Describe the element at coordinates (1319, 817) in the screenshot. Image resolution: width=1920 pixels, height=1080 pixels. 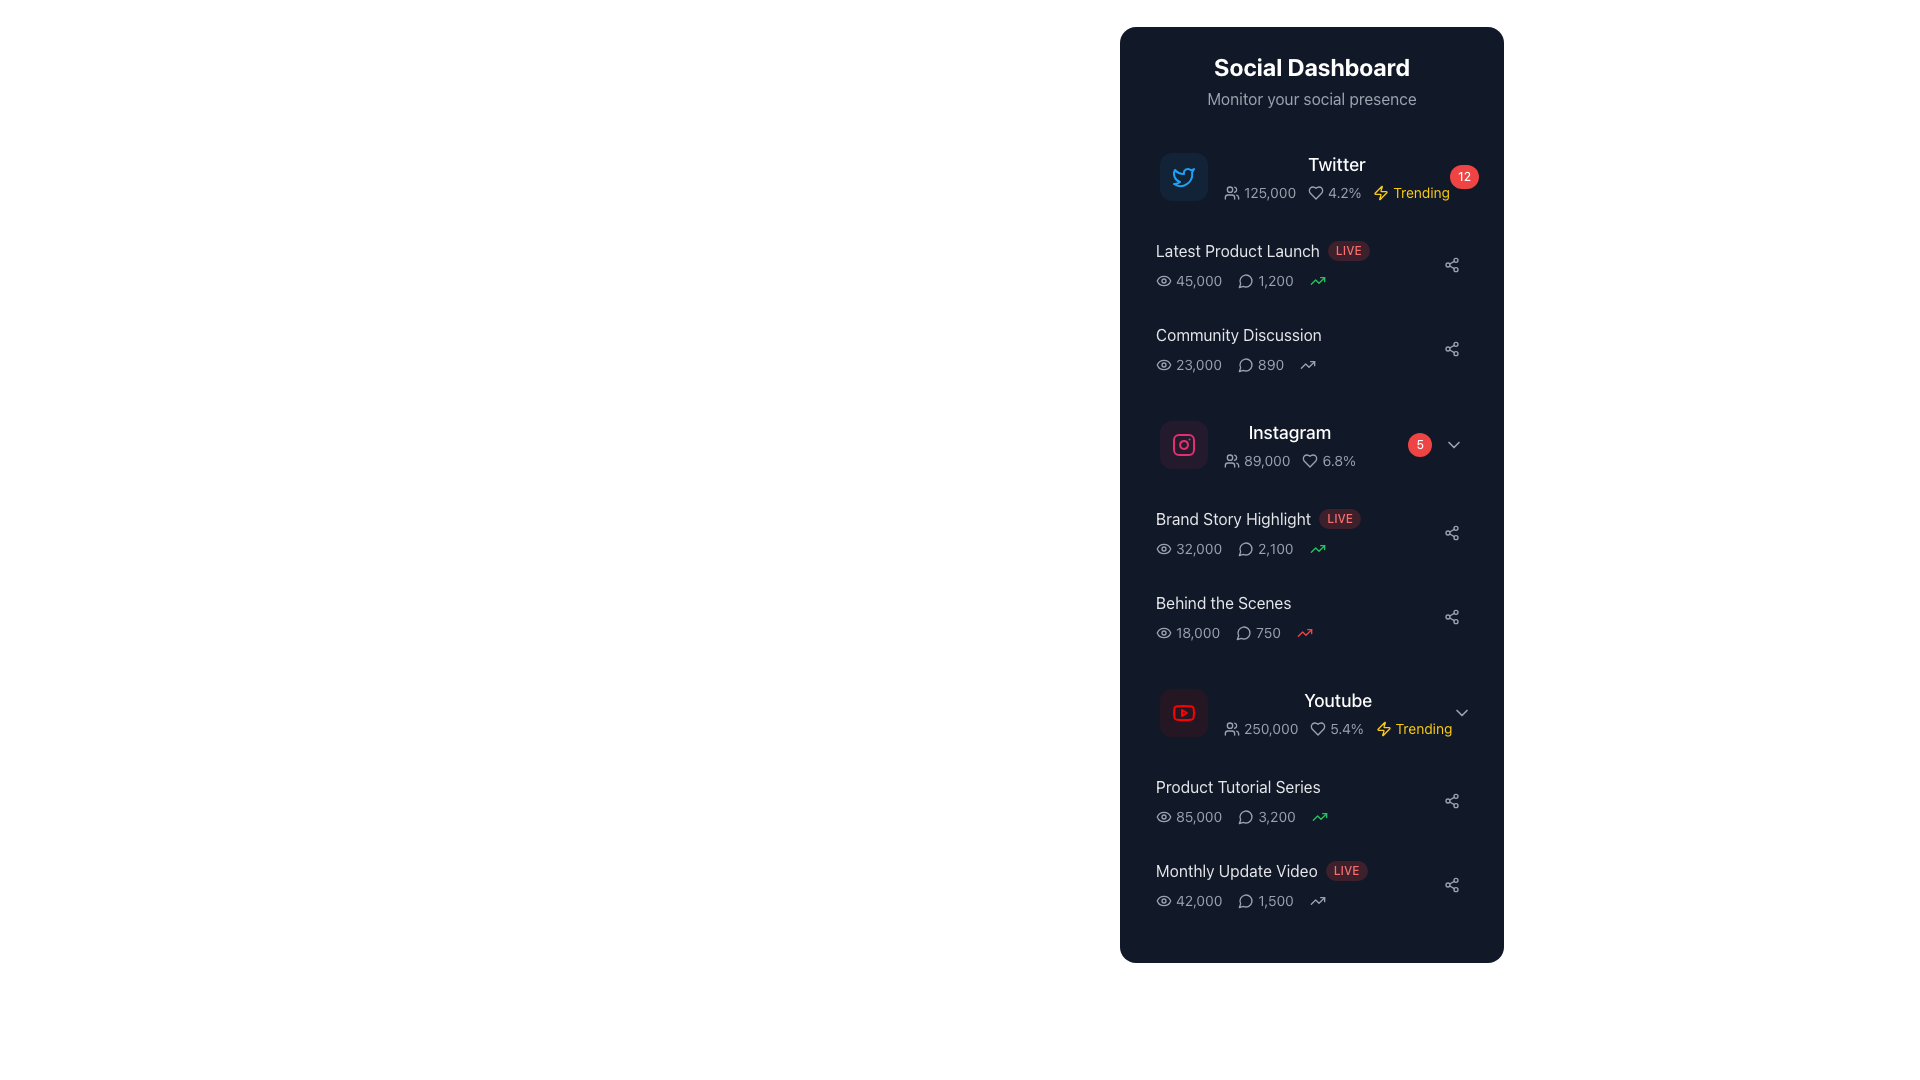
I see `the visual trend indicator icon located to the right of the numeric value '3,200' in the 'Product Tutorial Series' section` at that location.